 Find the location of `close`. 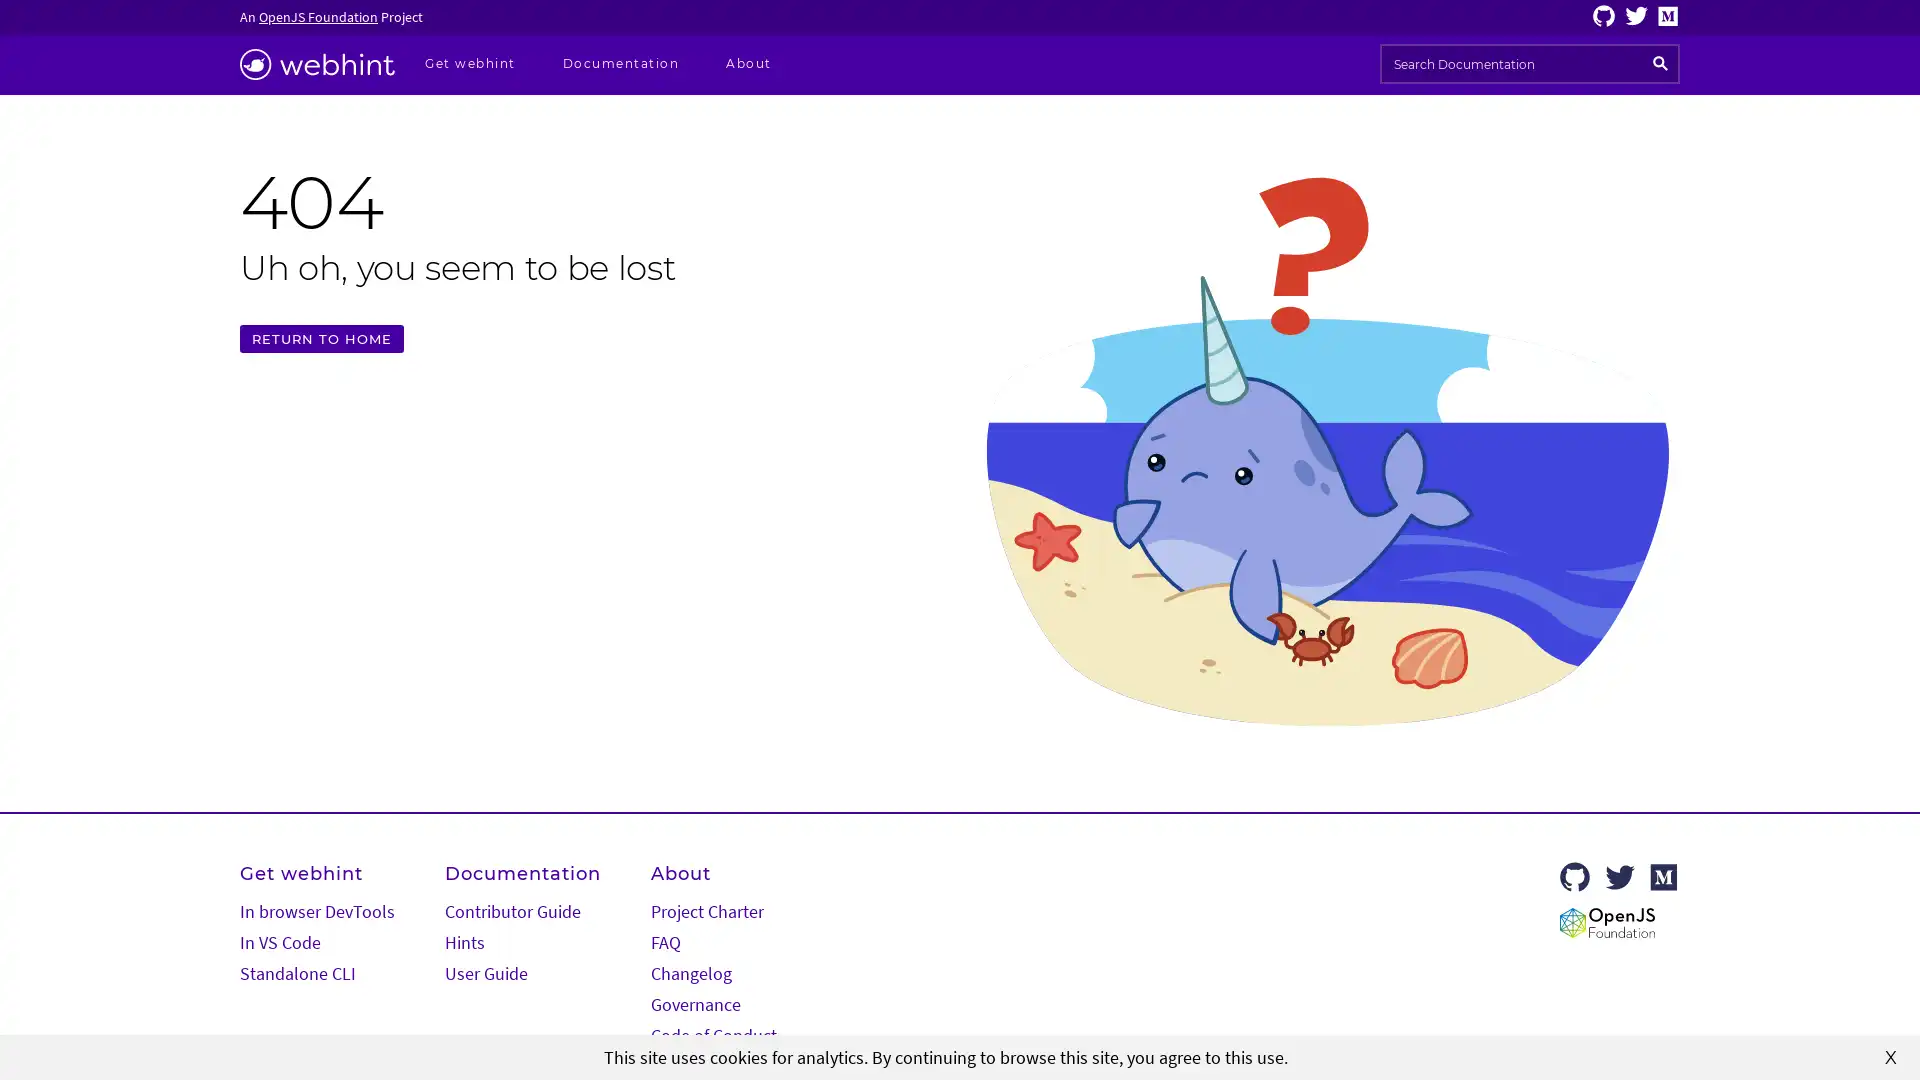

close is located at coordinates (1890, 1055).